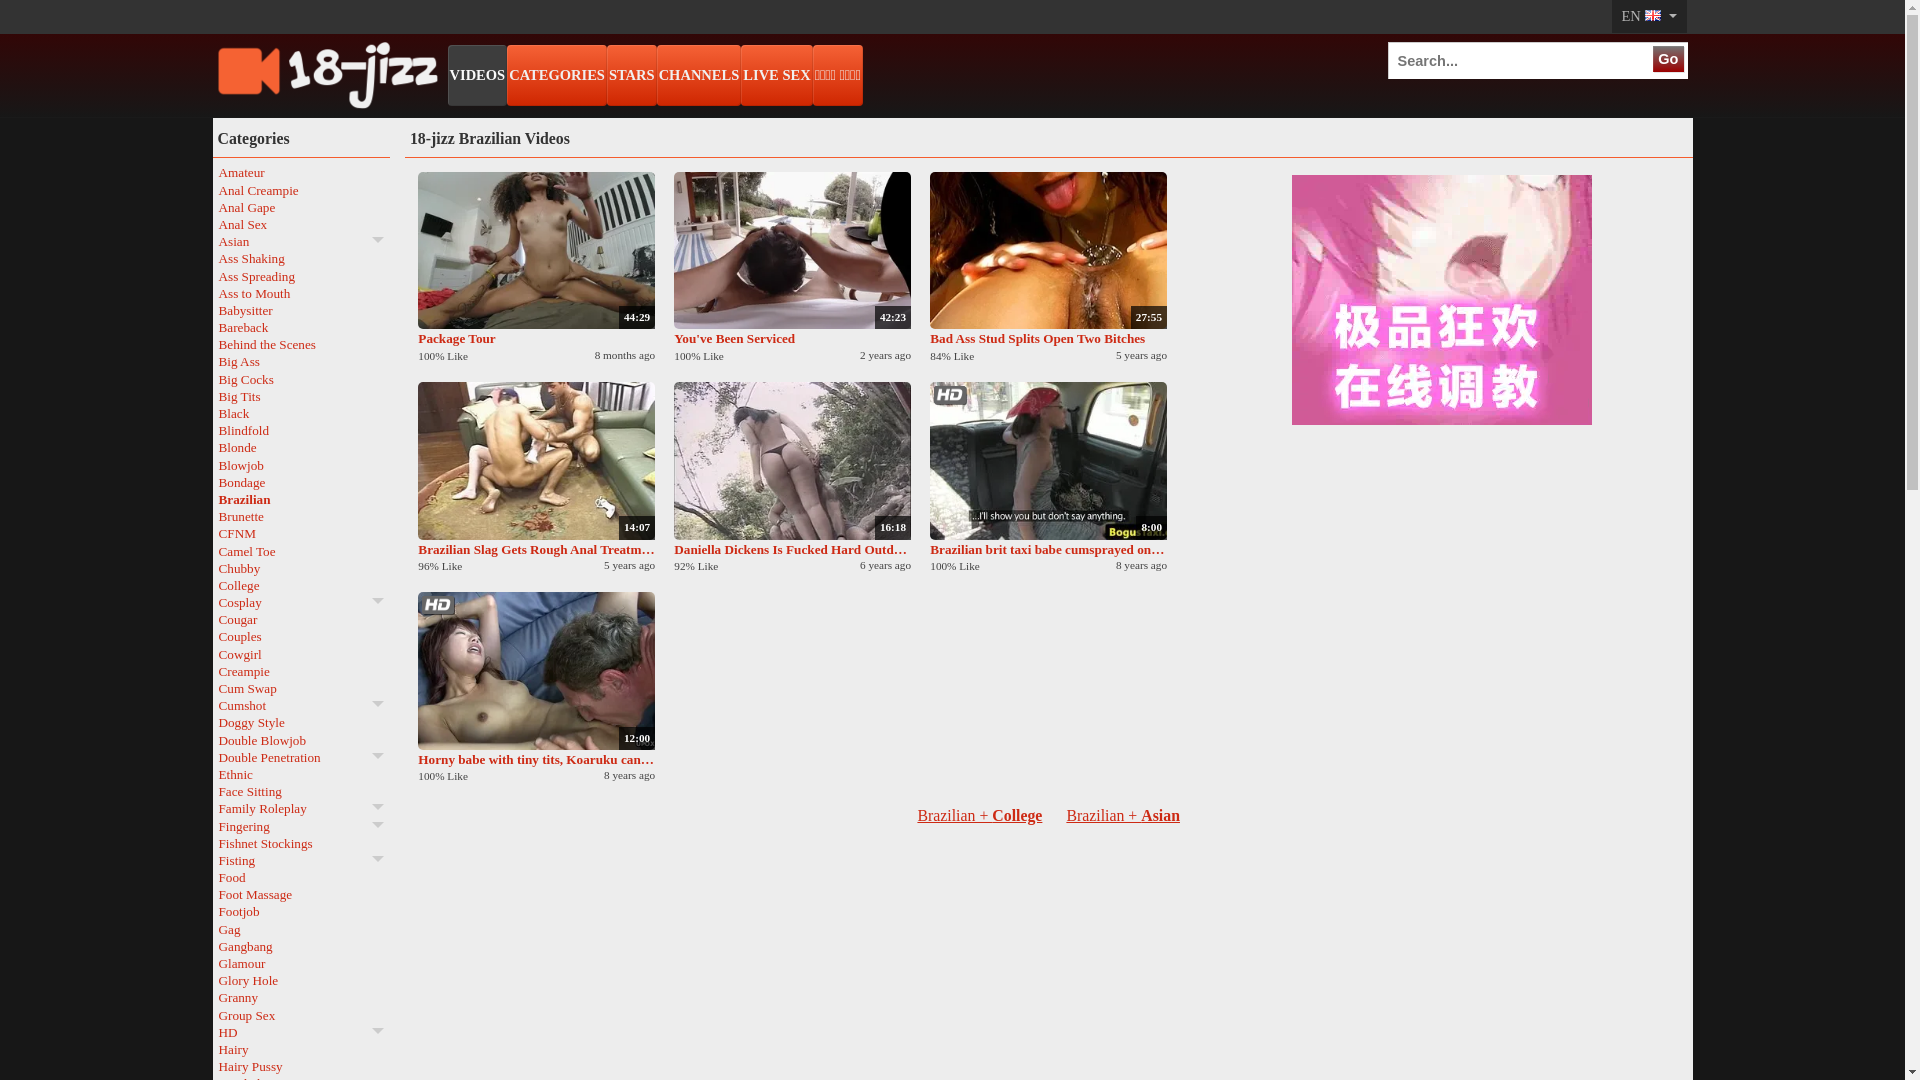 This screenshot has height=1080, width=1920. What do you see at coordinates (300, 361) in the screenshot?
I see `'Big Ass'` at bounding box center [300, 361].